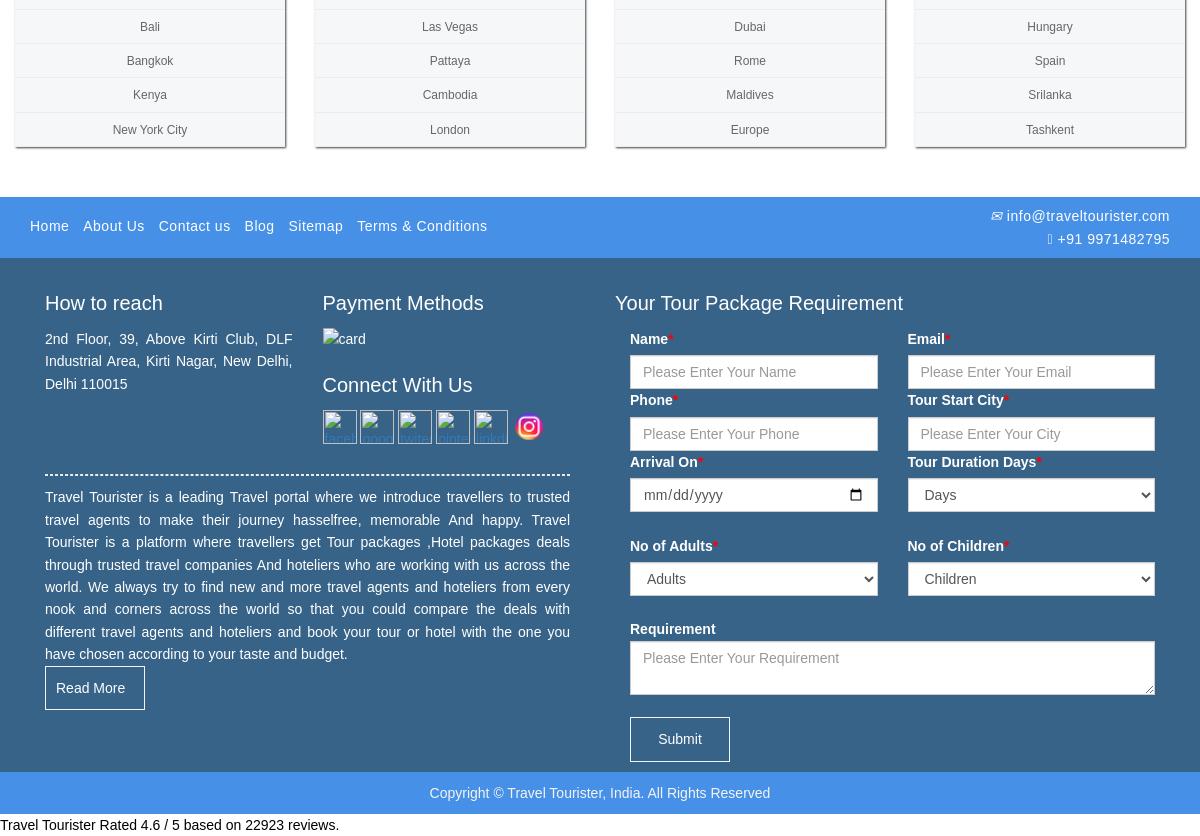 Image resolution: width=1200 pixels, height=836 pixels. What do you see at coordinates (47, 822) in the screenshot?
I see `'Travel Tourister'` at bounding box center [47, 822].